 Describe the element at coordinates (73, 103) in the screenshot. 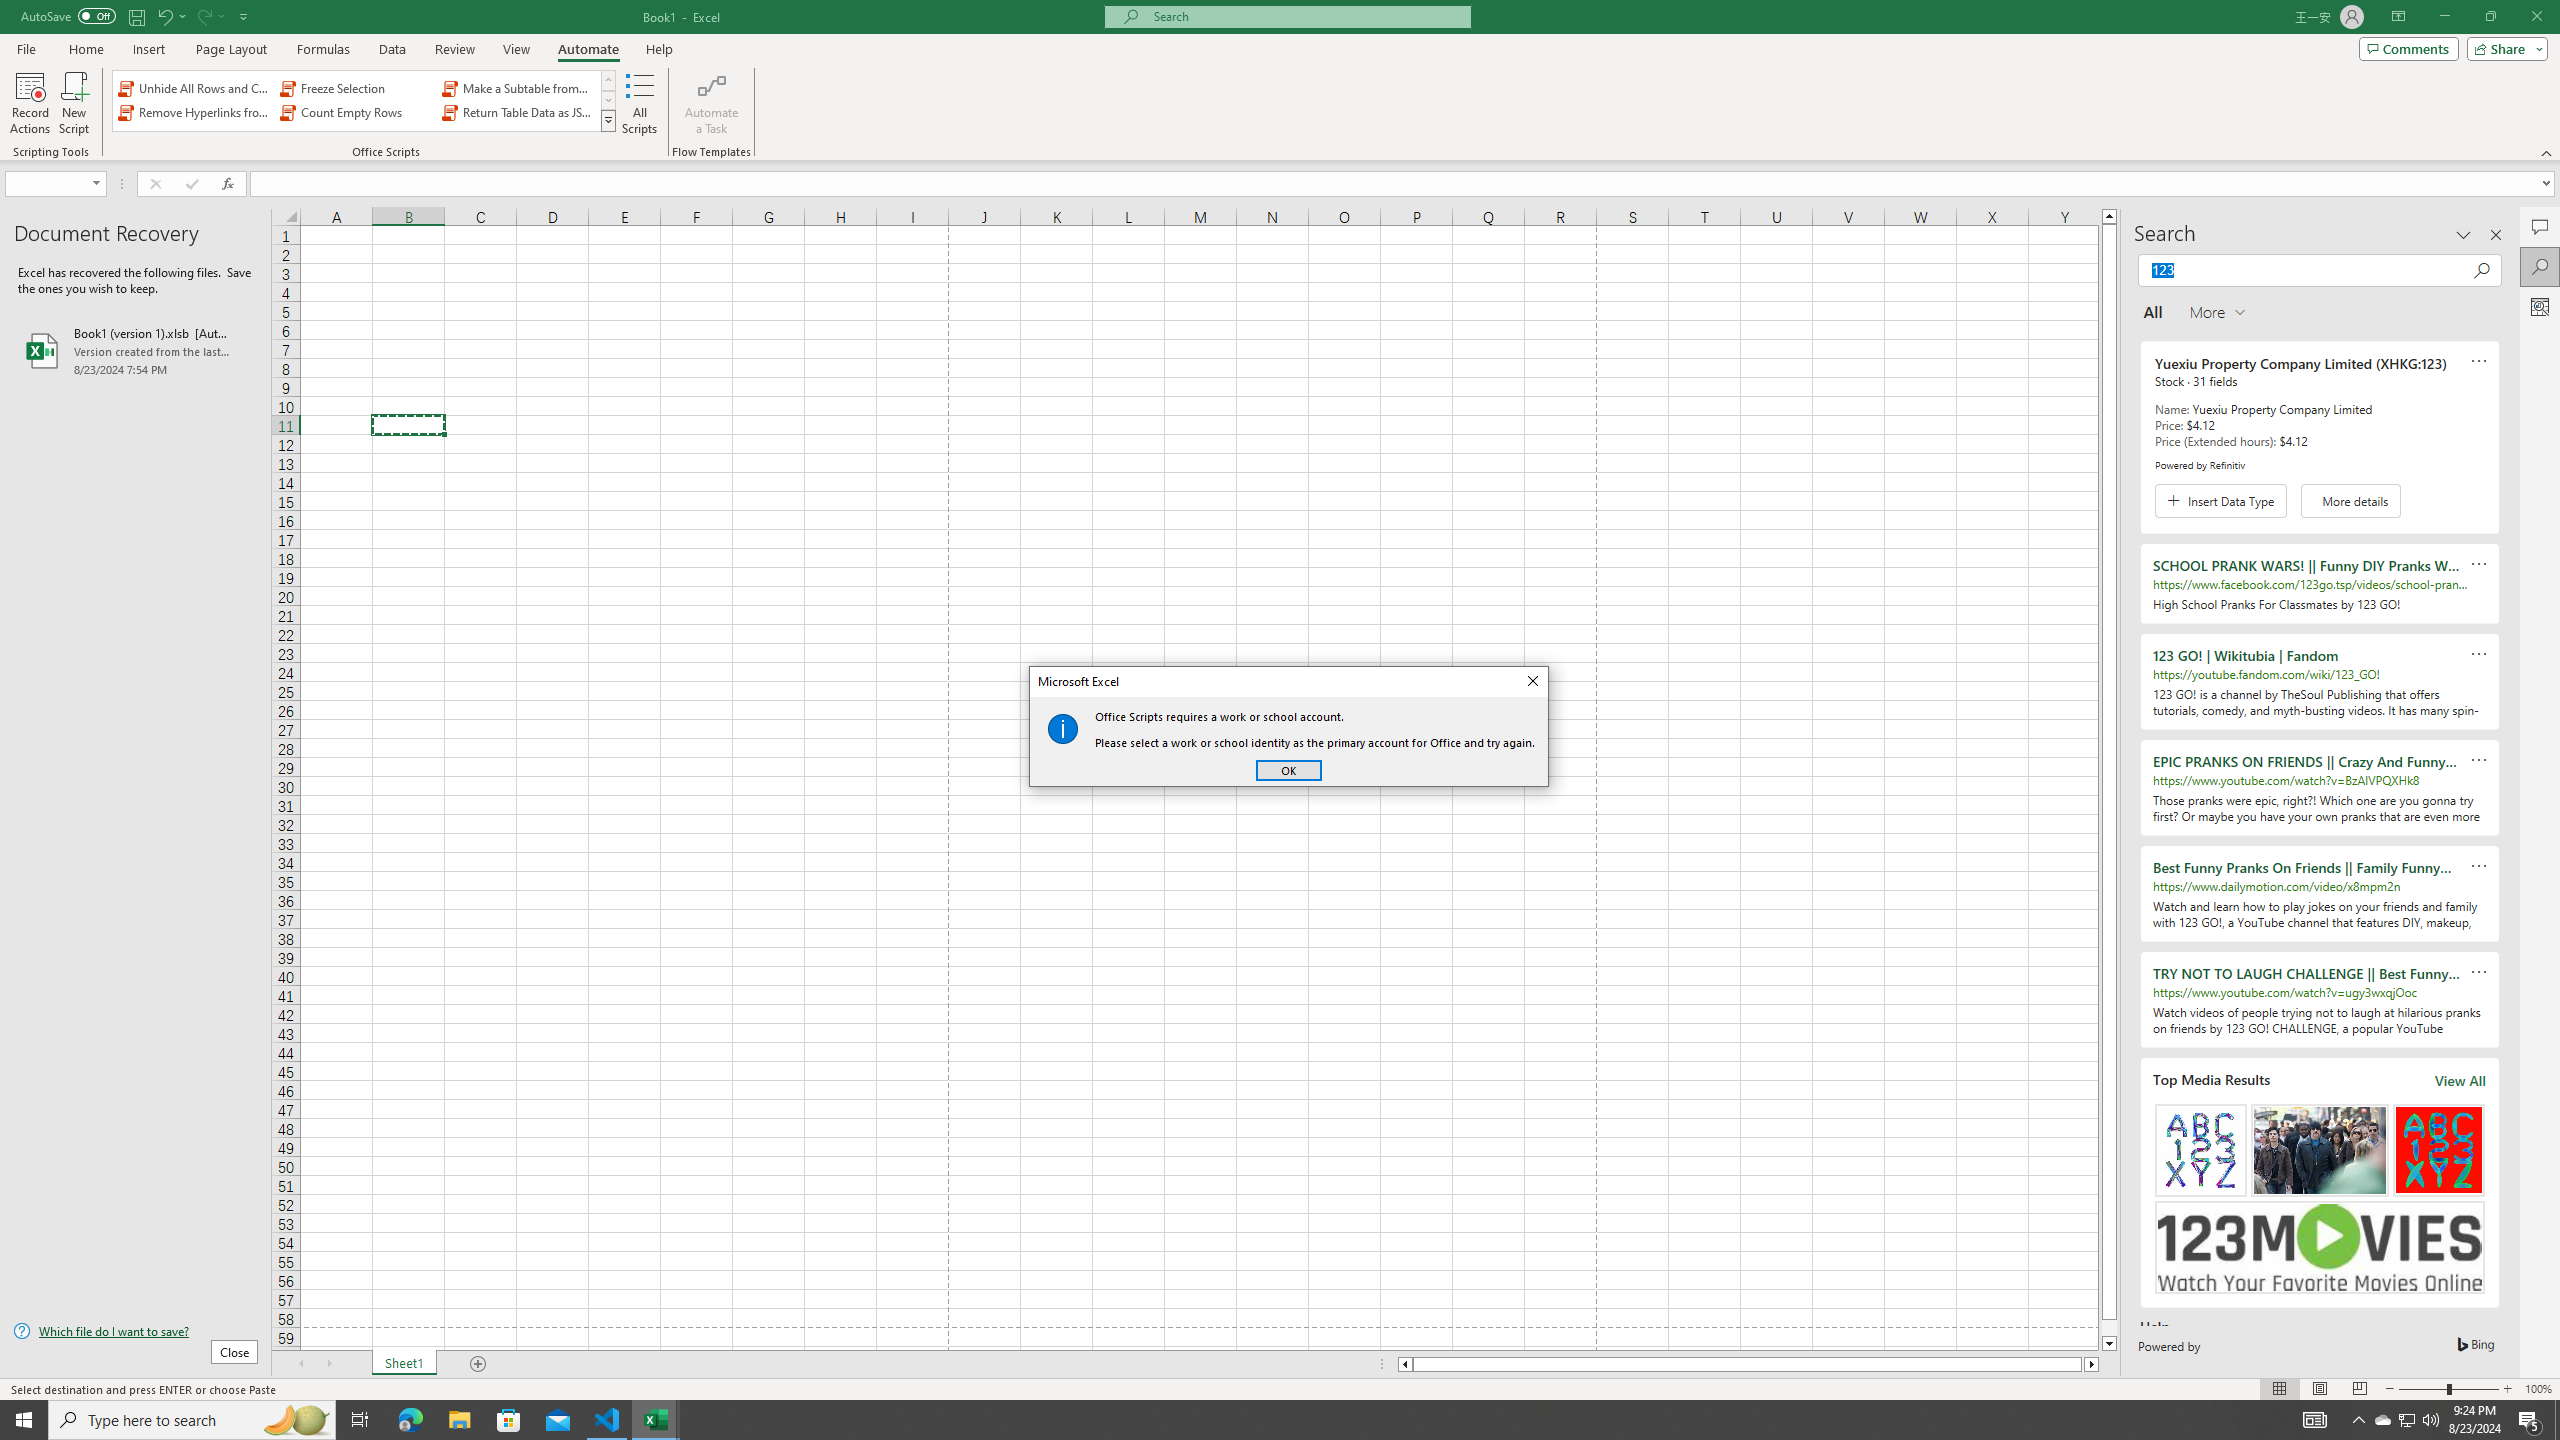

I see `'New Script'` at that location.